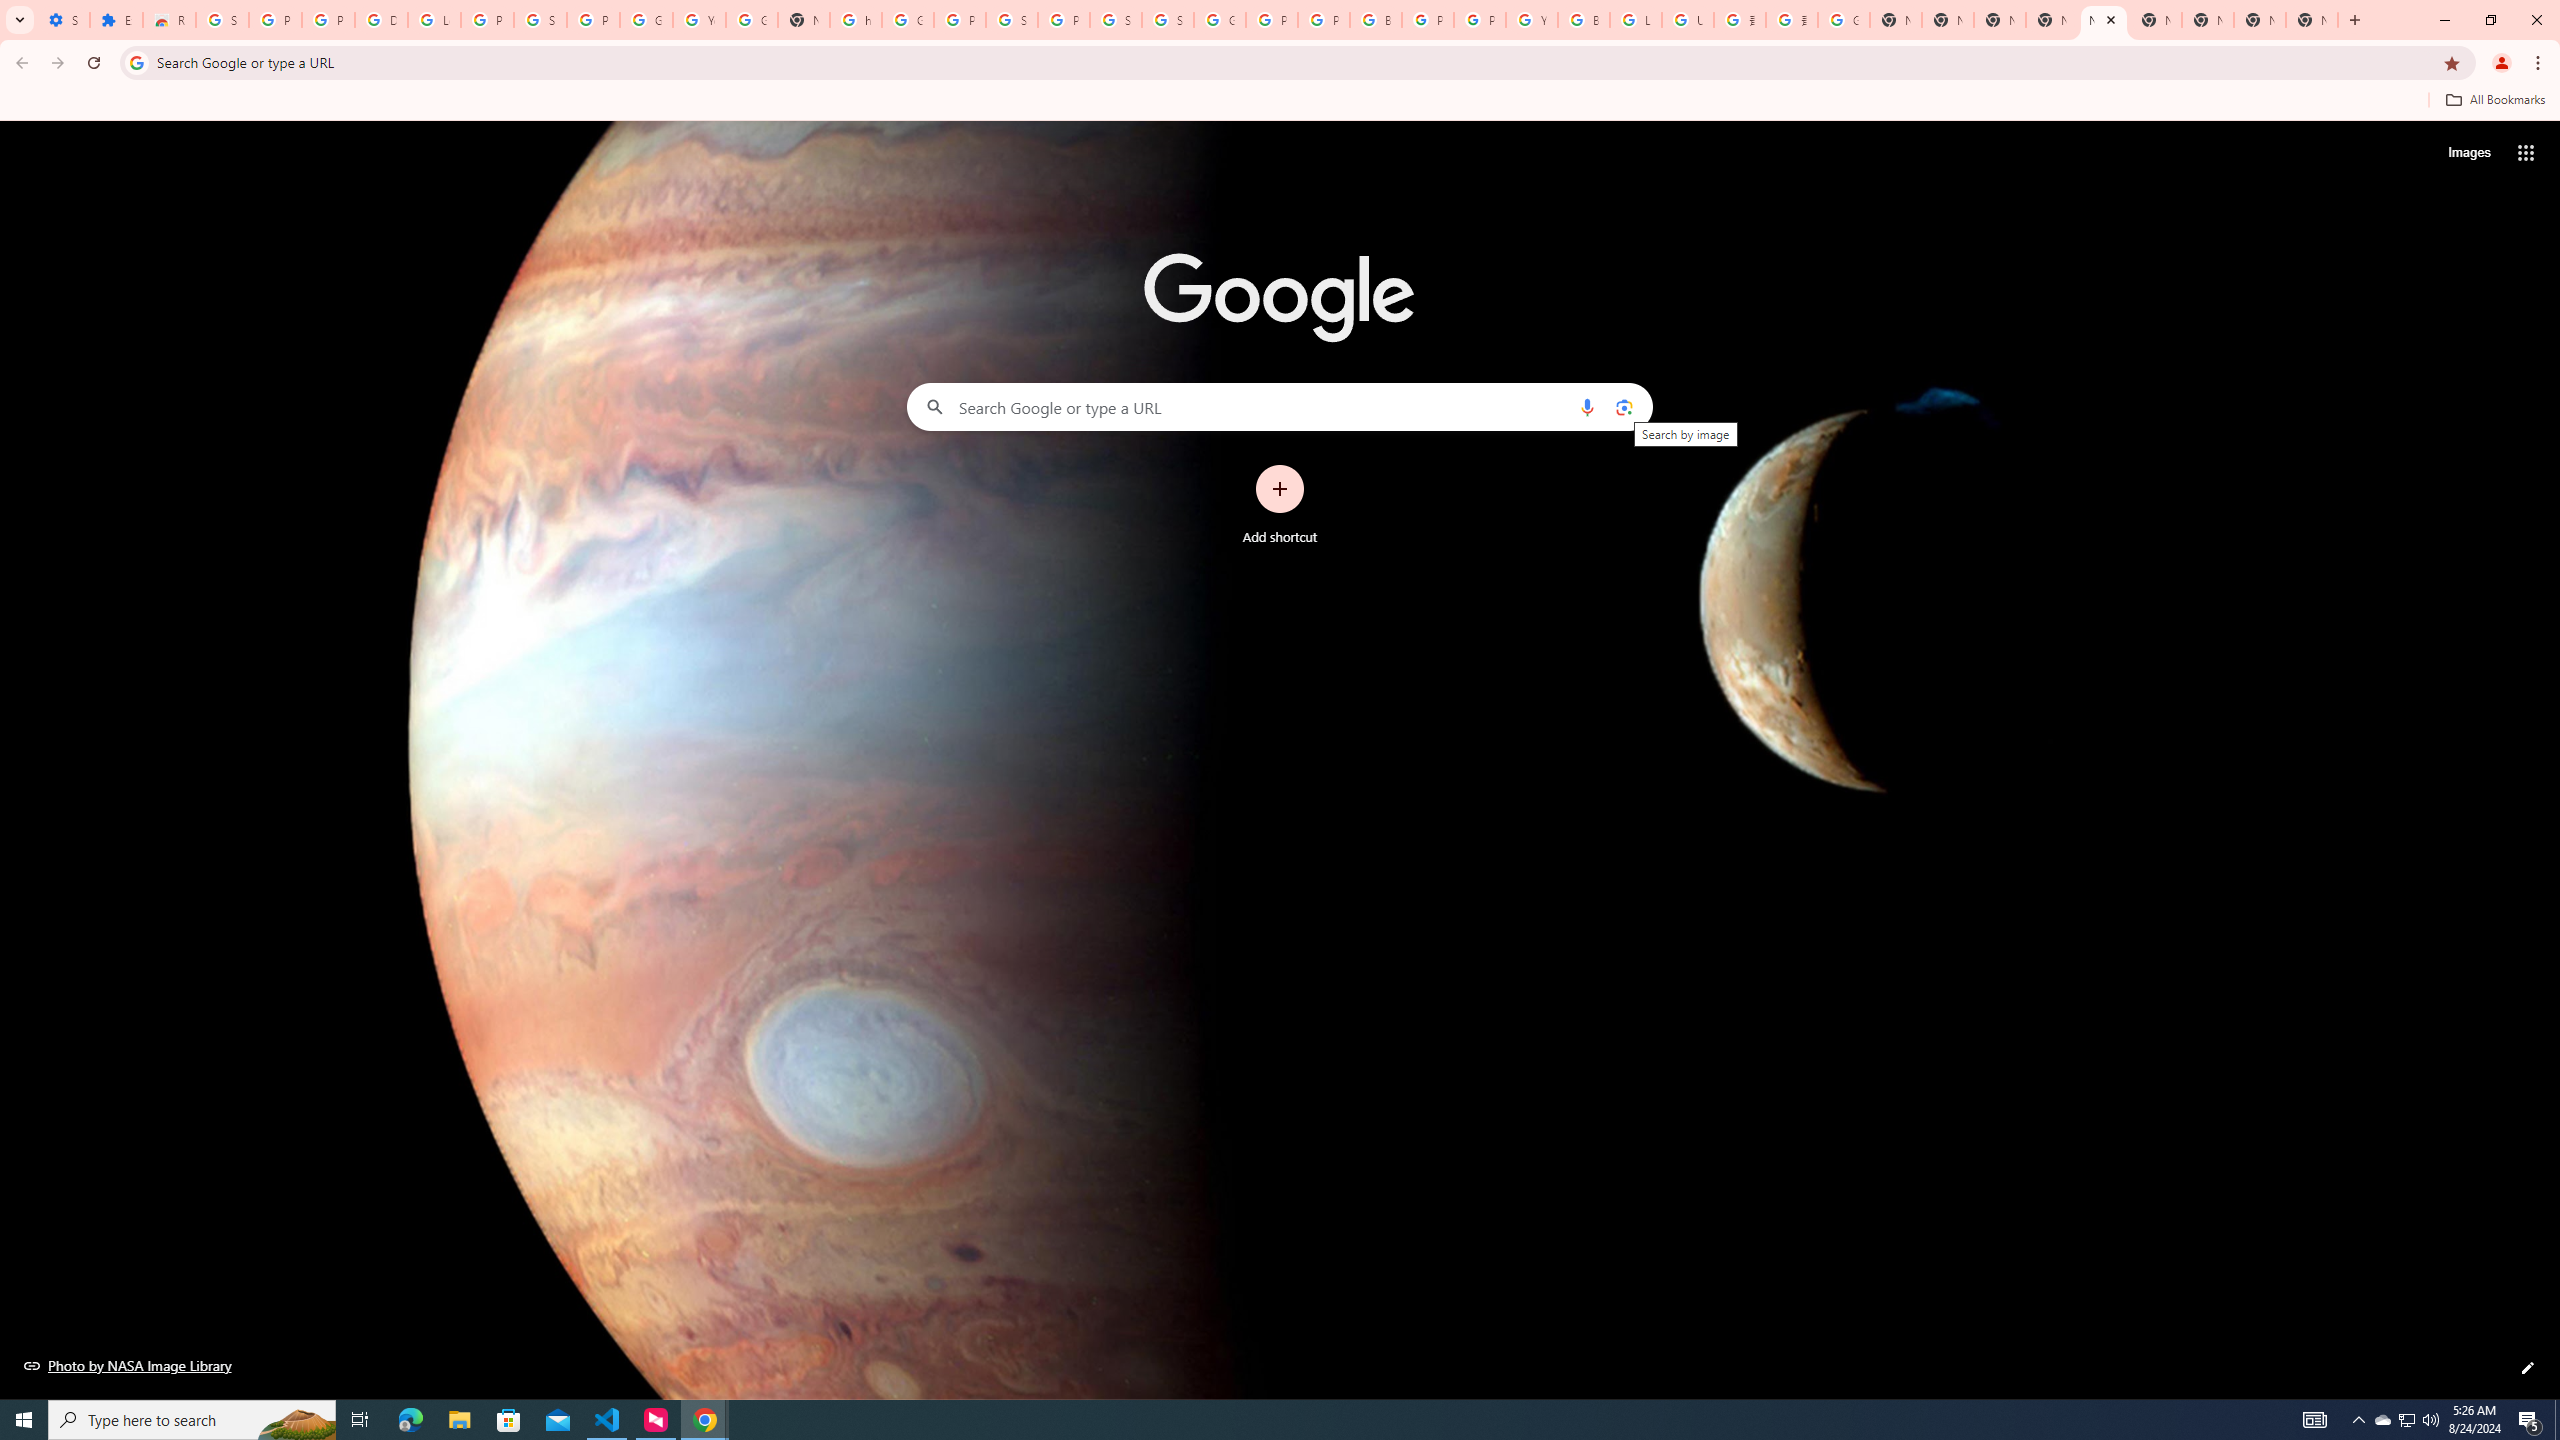  What do you see at coordinates (1011, 19) in the screenshot?
I see `'Sign in - Google Accounts'` at bounding box center [1011, 19].